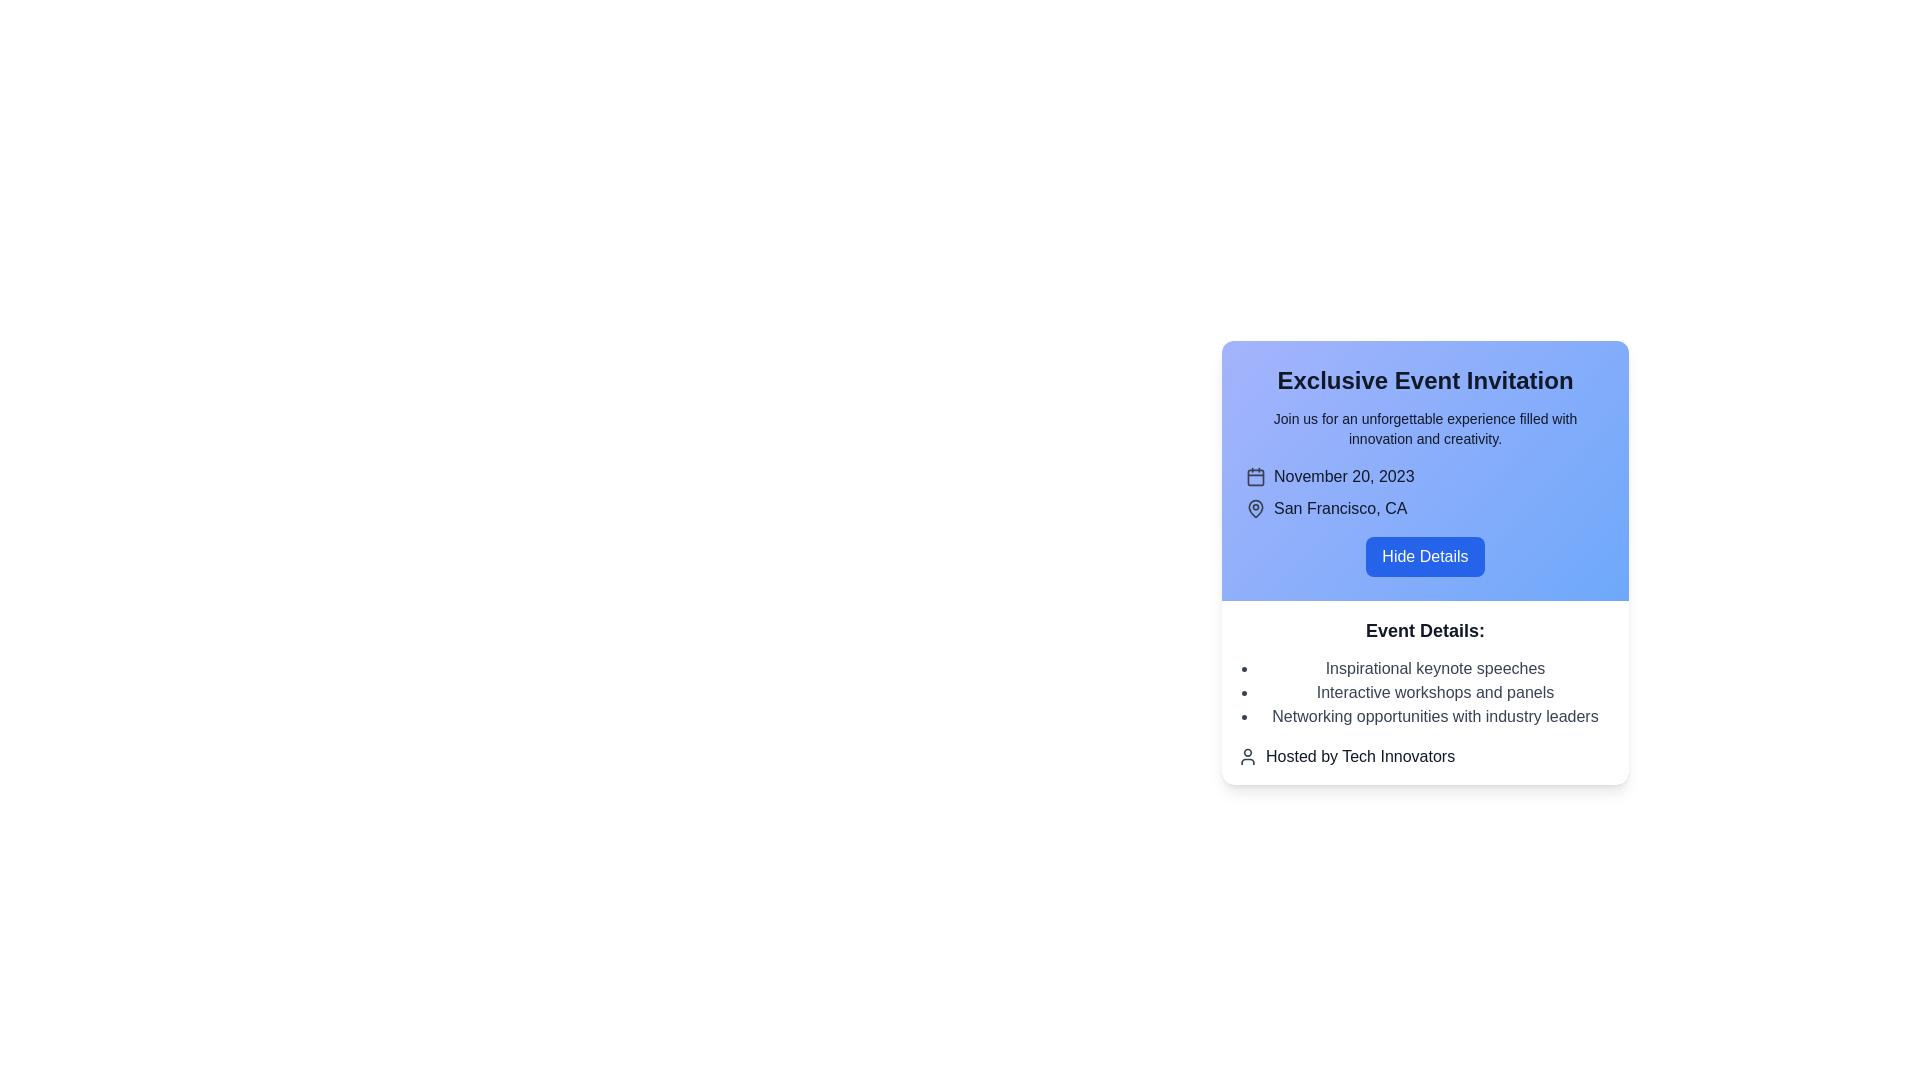 The image size is (1920, 1080). I want to click on the central element of the stylized calendar icon within the SVG, which represents the day or date aspect, so click(1255, 477).